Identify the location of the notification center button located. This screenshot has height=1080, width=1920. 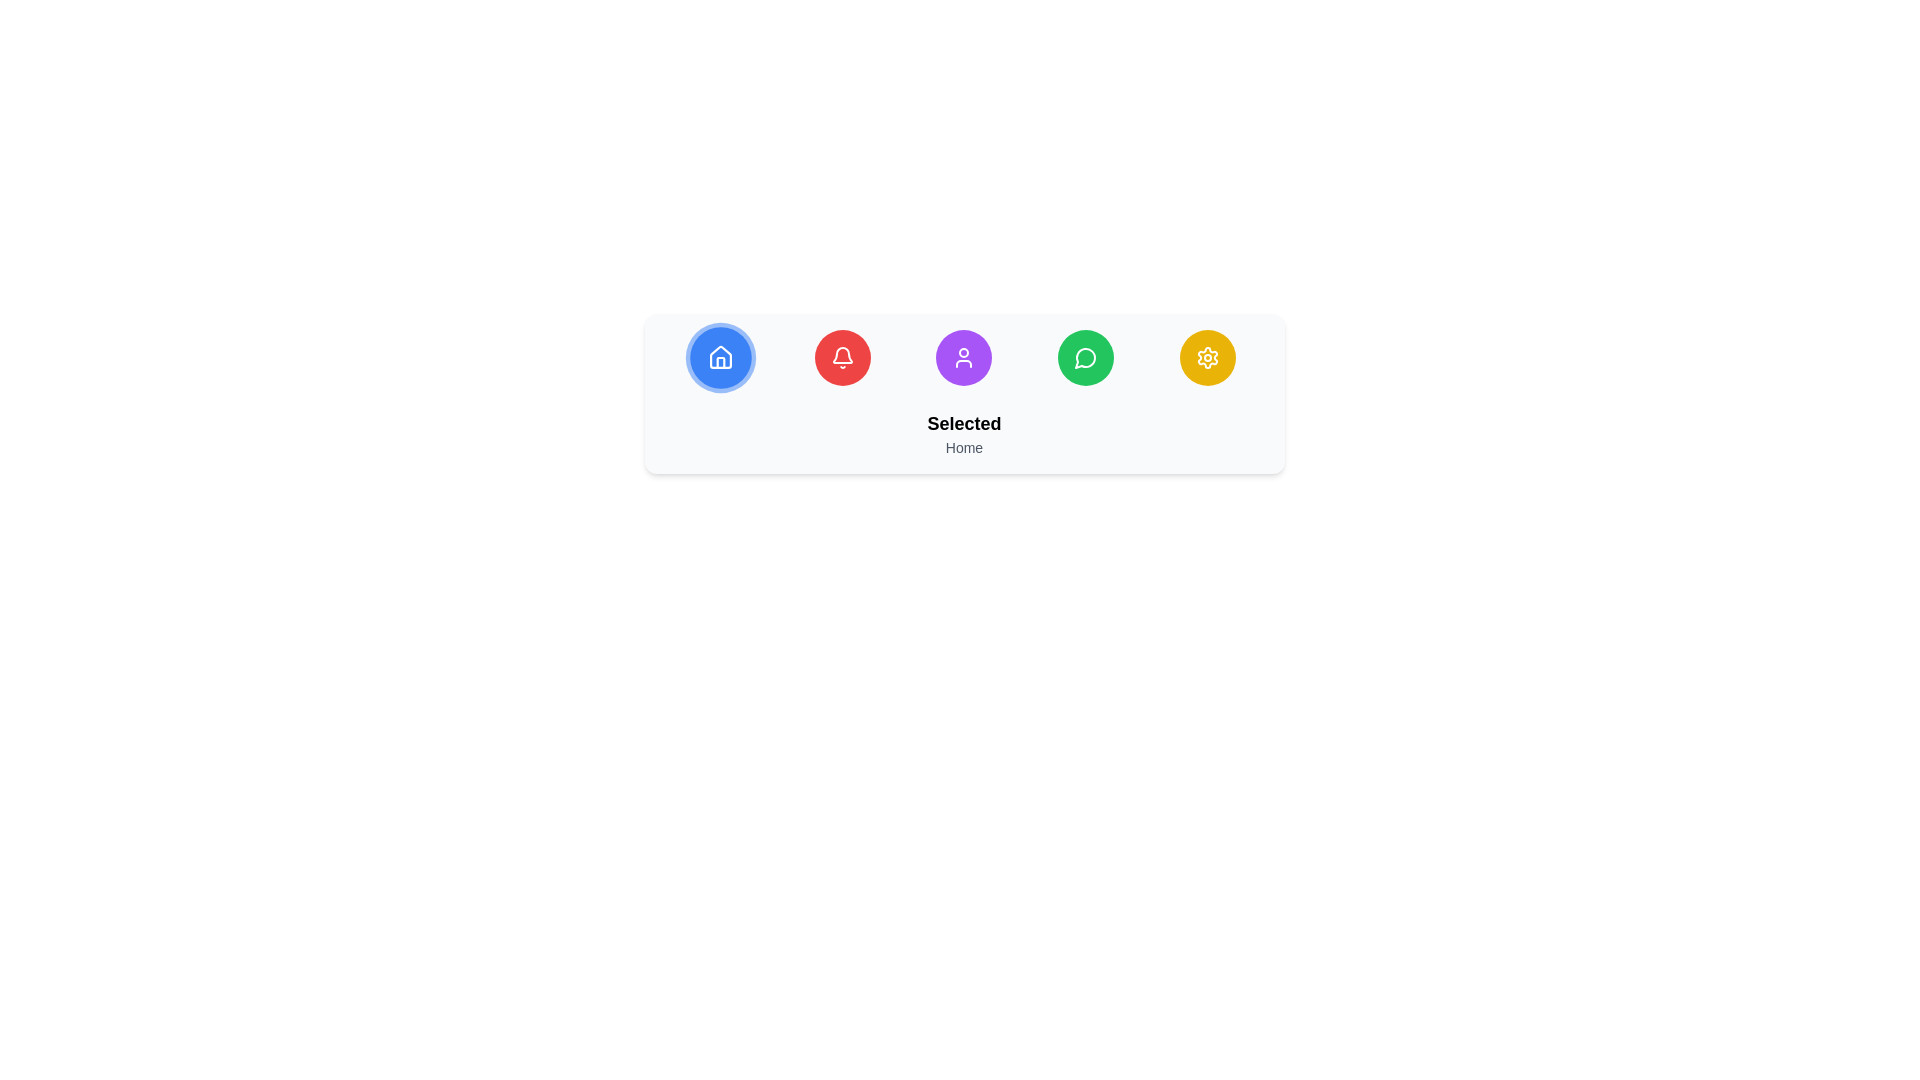
(842, 357).